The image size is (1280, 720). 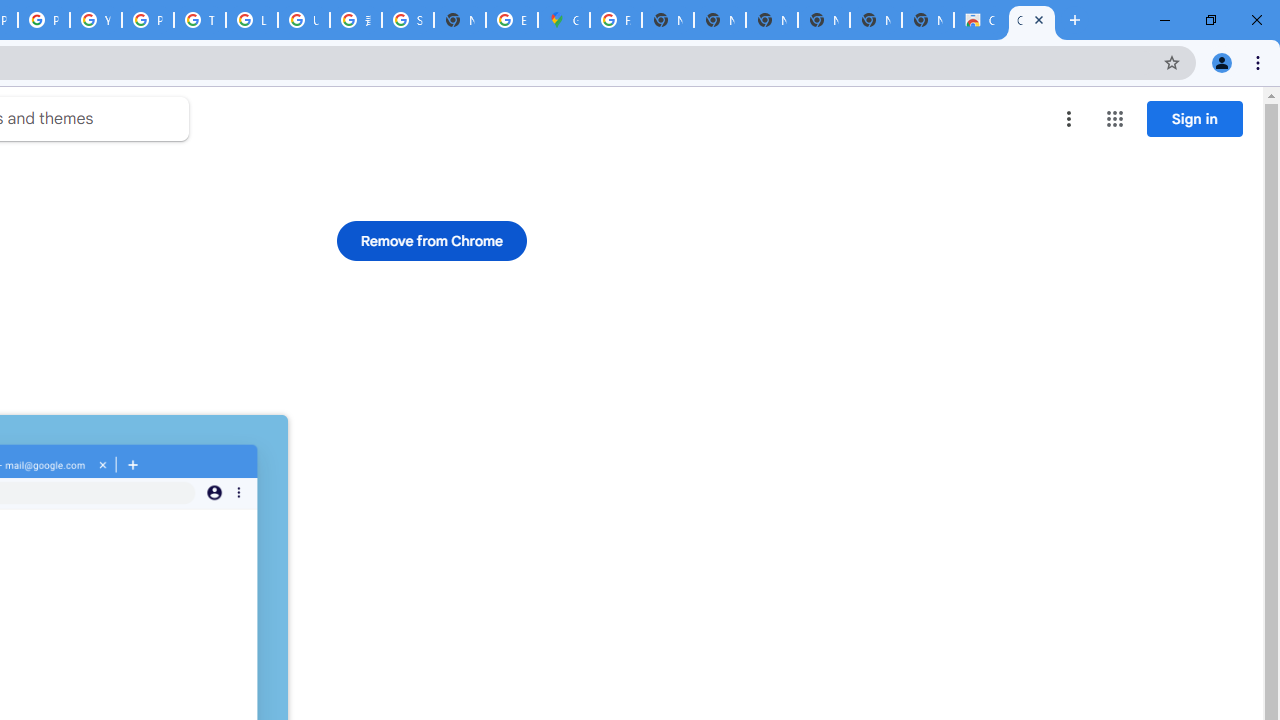 What do you see at coordinates (979, 20) in the screenshot?
I see `'Classic Blue - Chrome Web Store'` at bounding box center [979, 20].